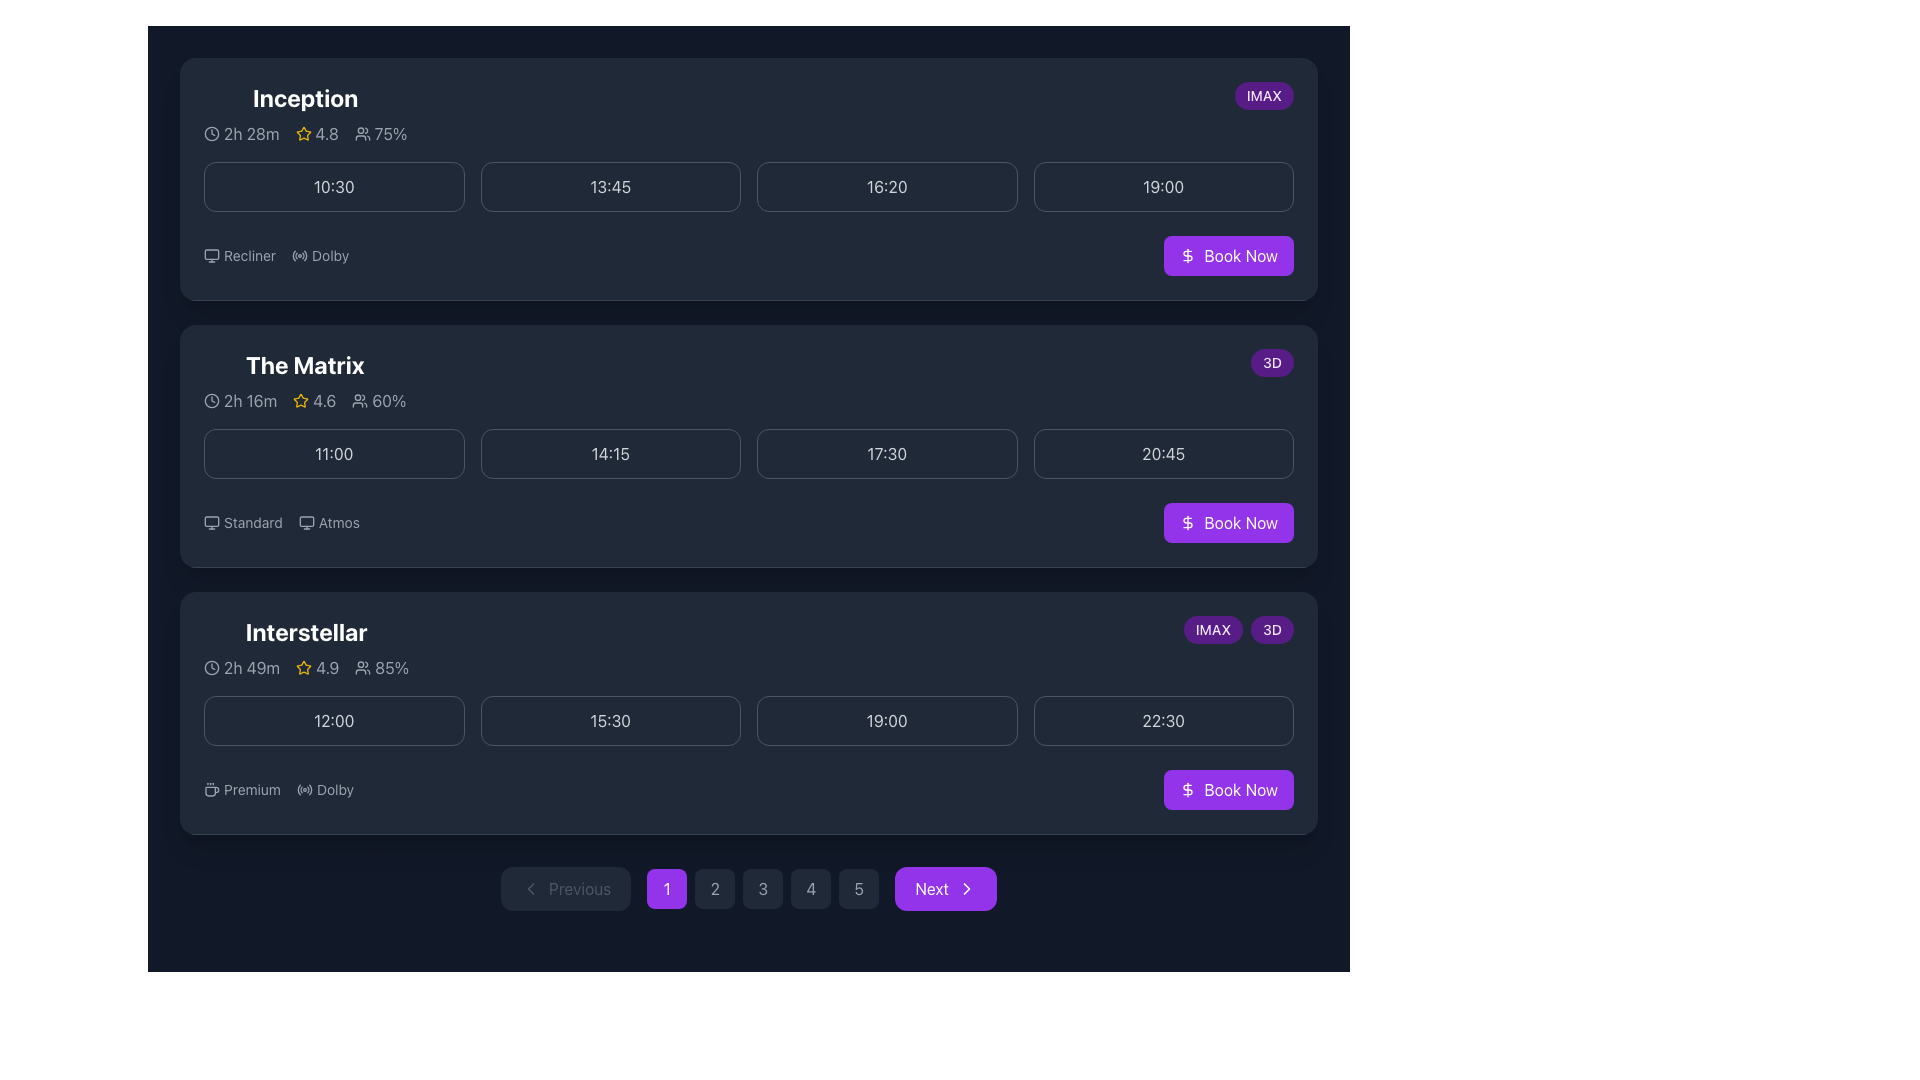 This screenshot has width=1920, height=1080. I want to click on the descriptive label containing icons and text components labeled 'Standard' and 'Atmos', located in the 'The Matrix' section, just above the 'Book Now' button, so click(280, 522).